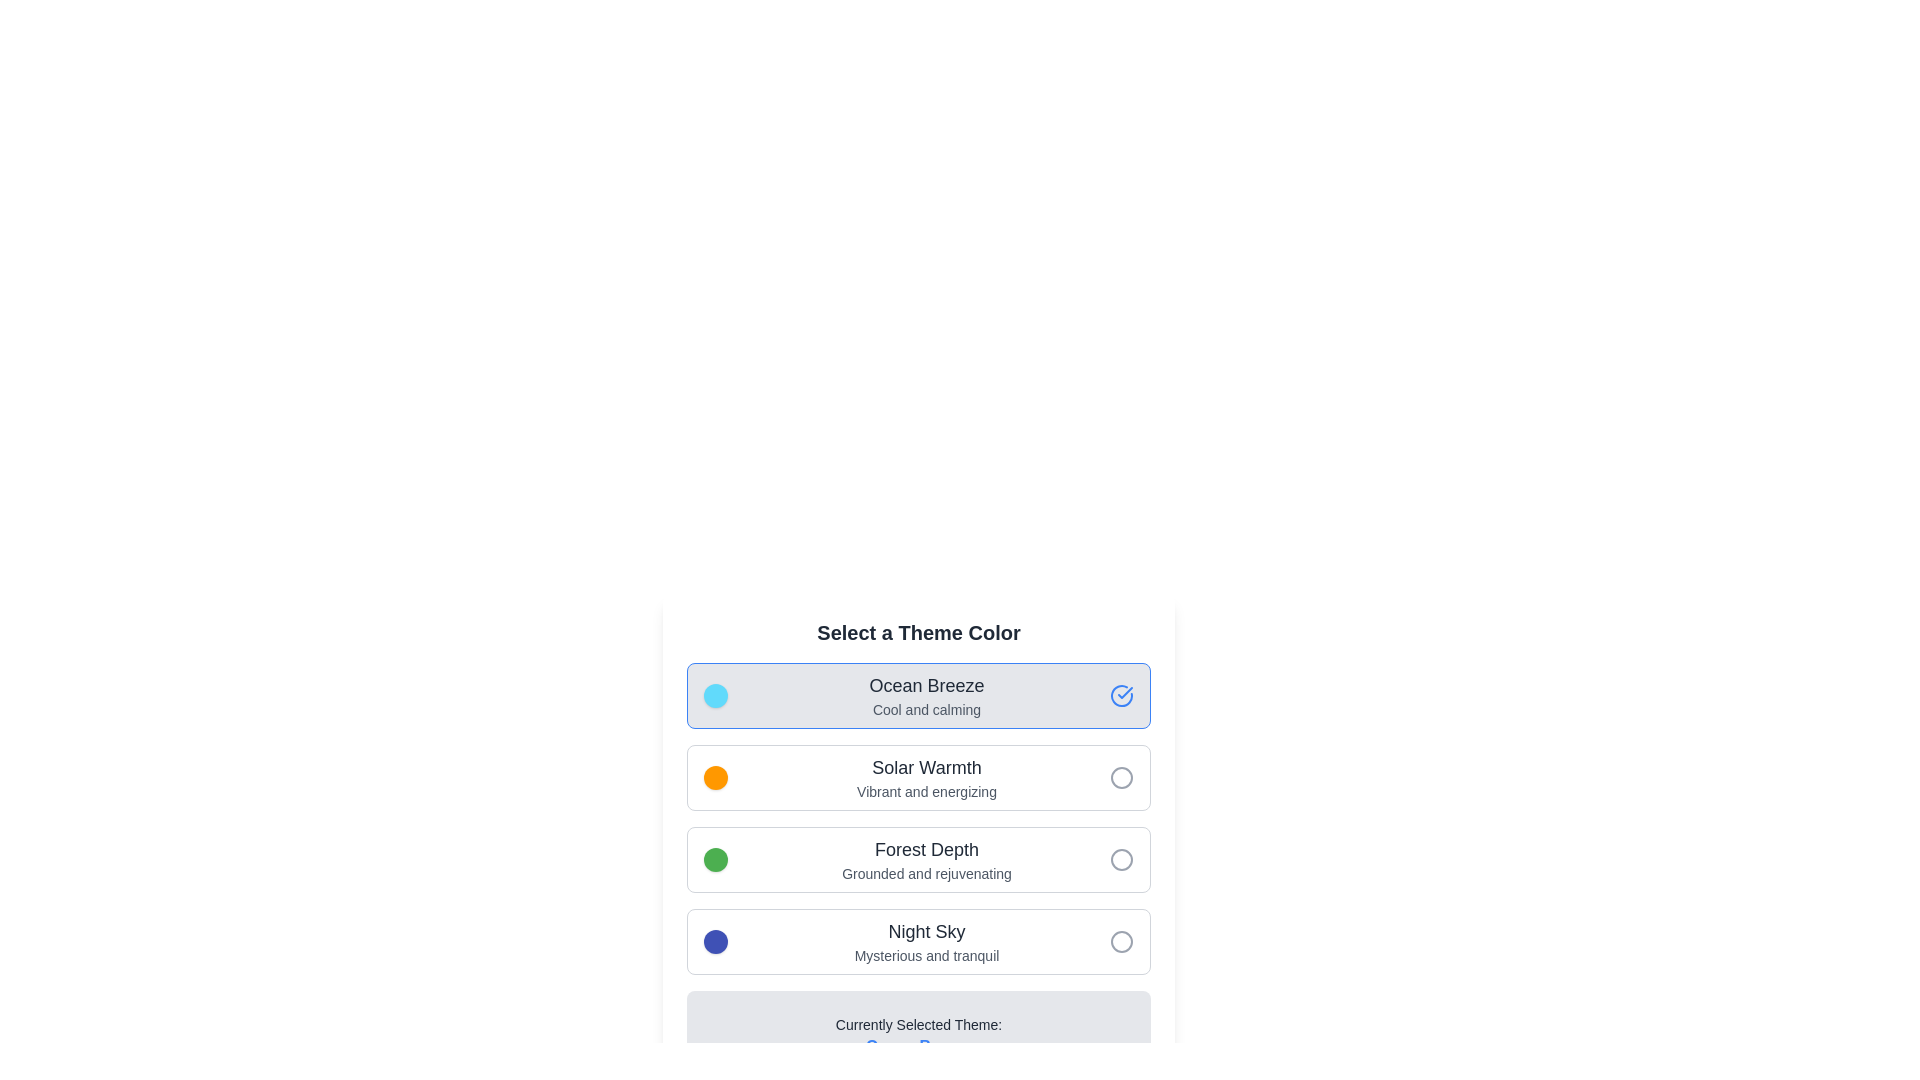 This screenshot has height=1080, width=1920. Describe the element at coordinates (917, 694) in the screenshot. I see `the topmost selectable list item with a light gray background and blue circular icon labeled 'Ocean Breeze' to visually scale the element` at that location.